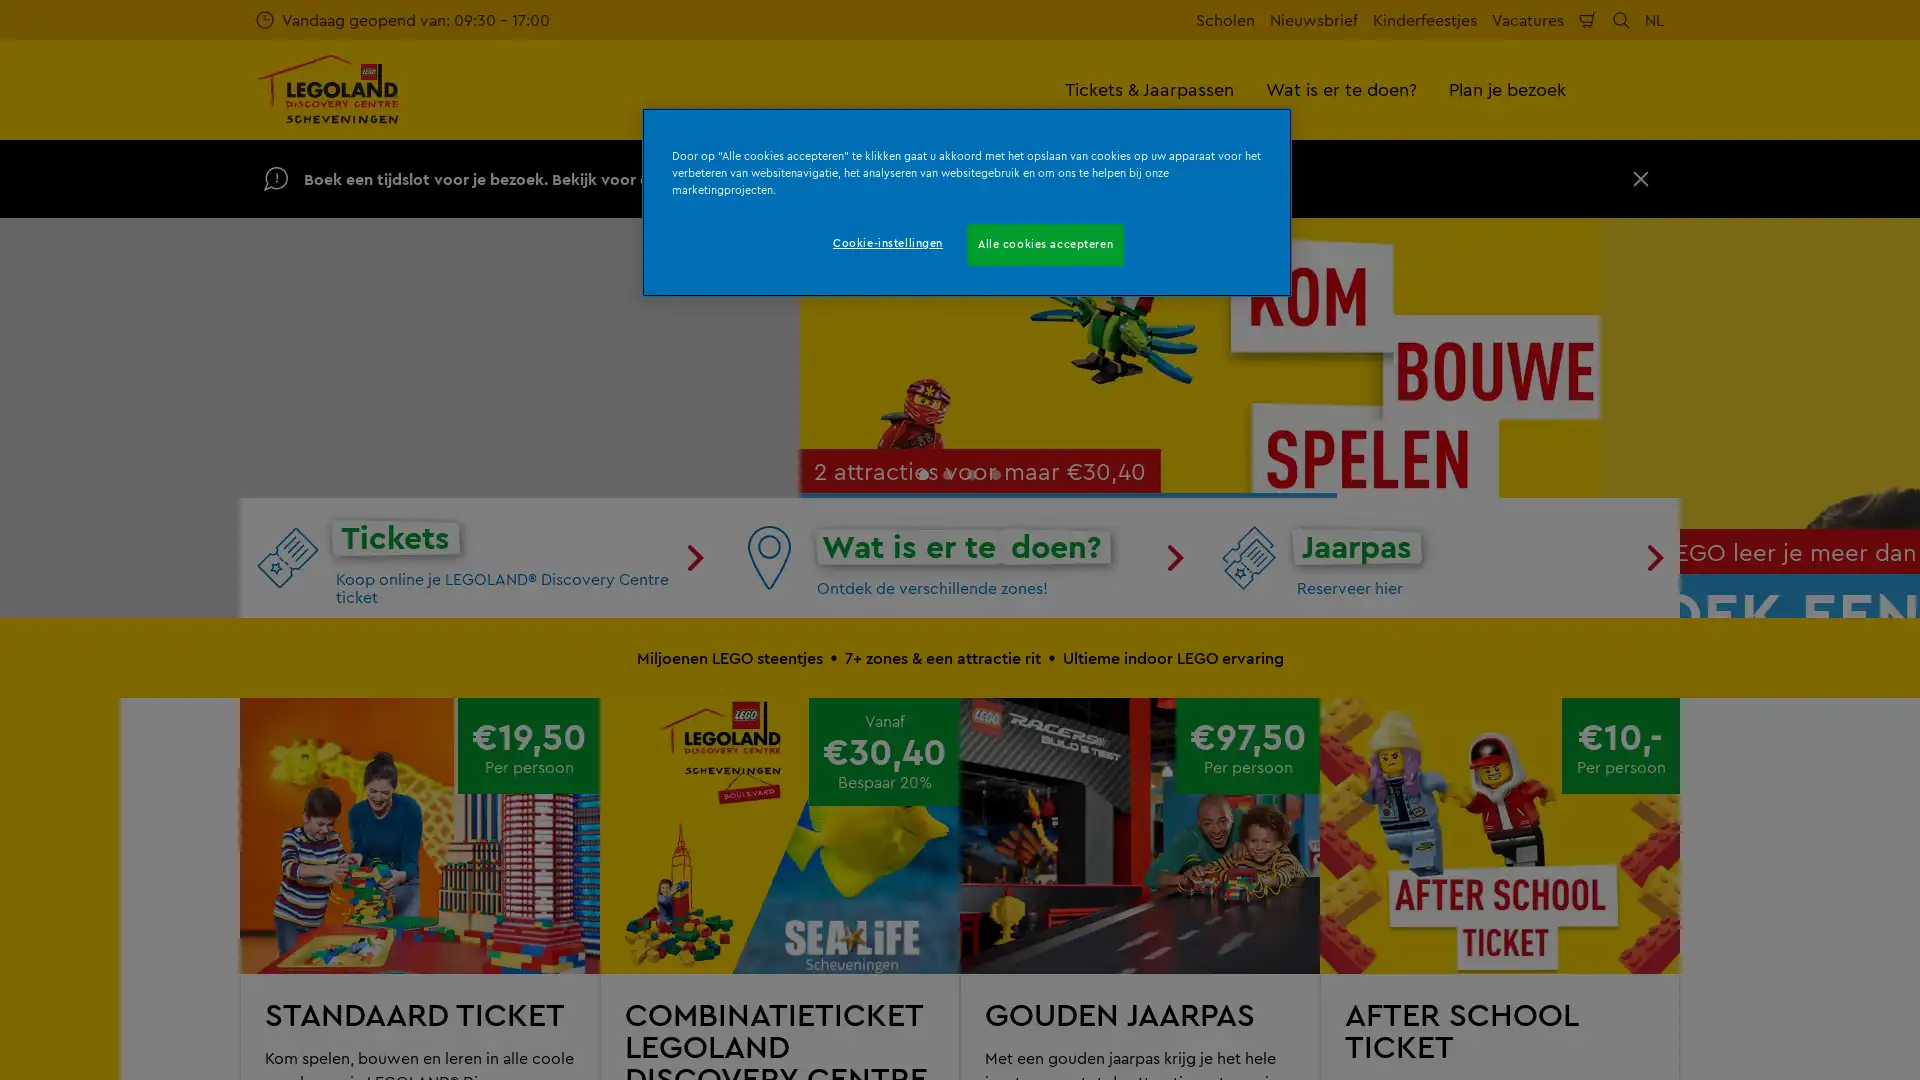 The image size is (1920, 1080). I want to click on Alle cookies accepteren, so click(1044, 244).